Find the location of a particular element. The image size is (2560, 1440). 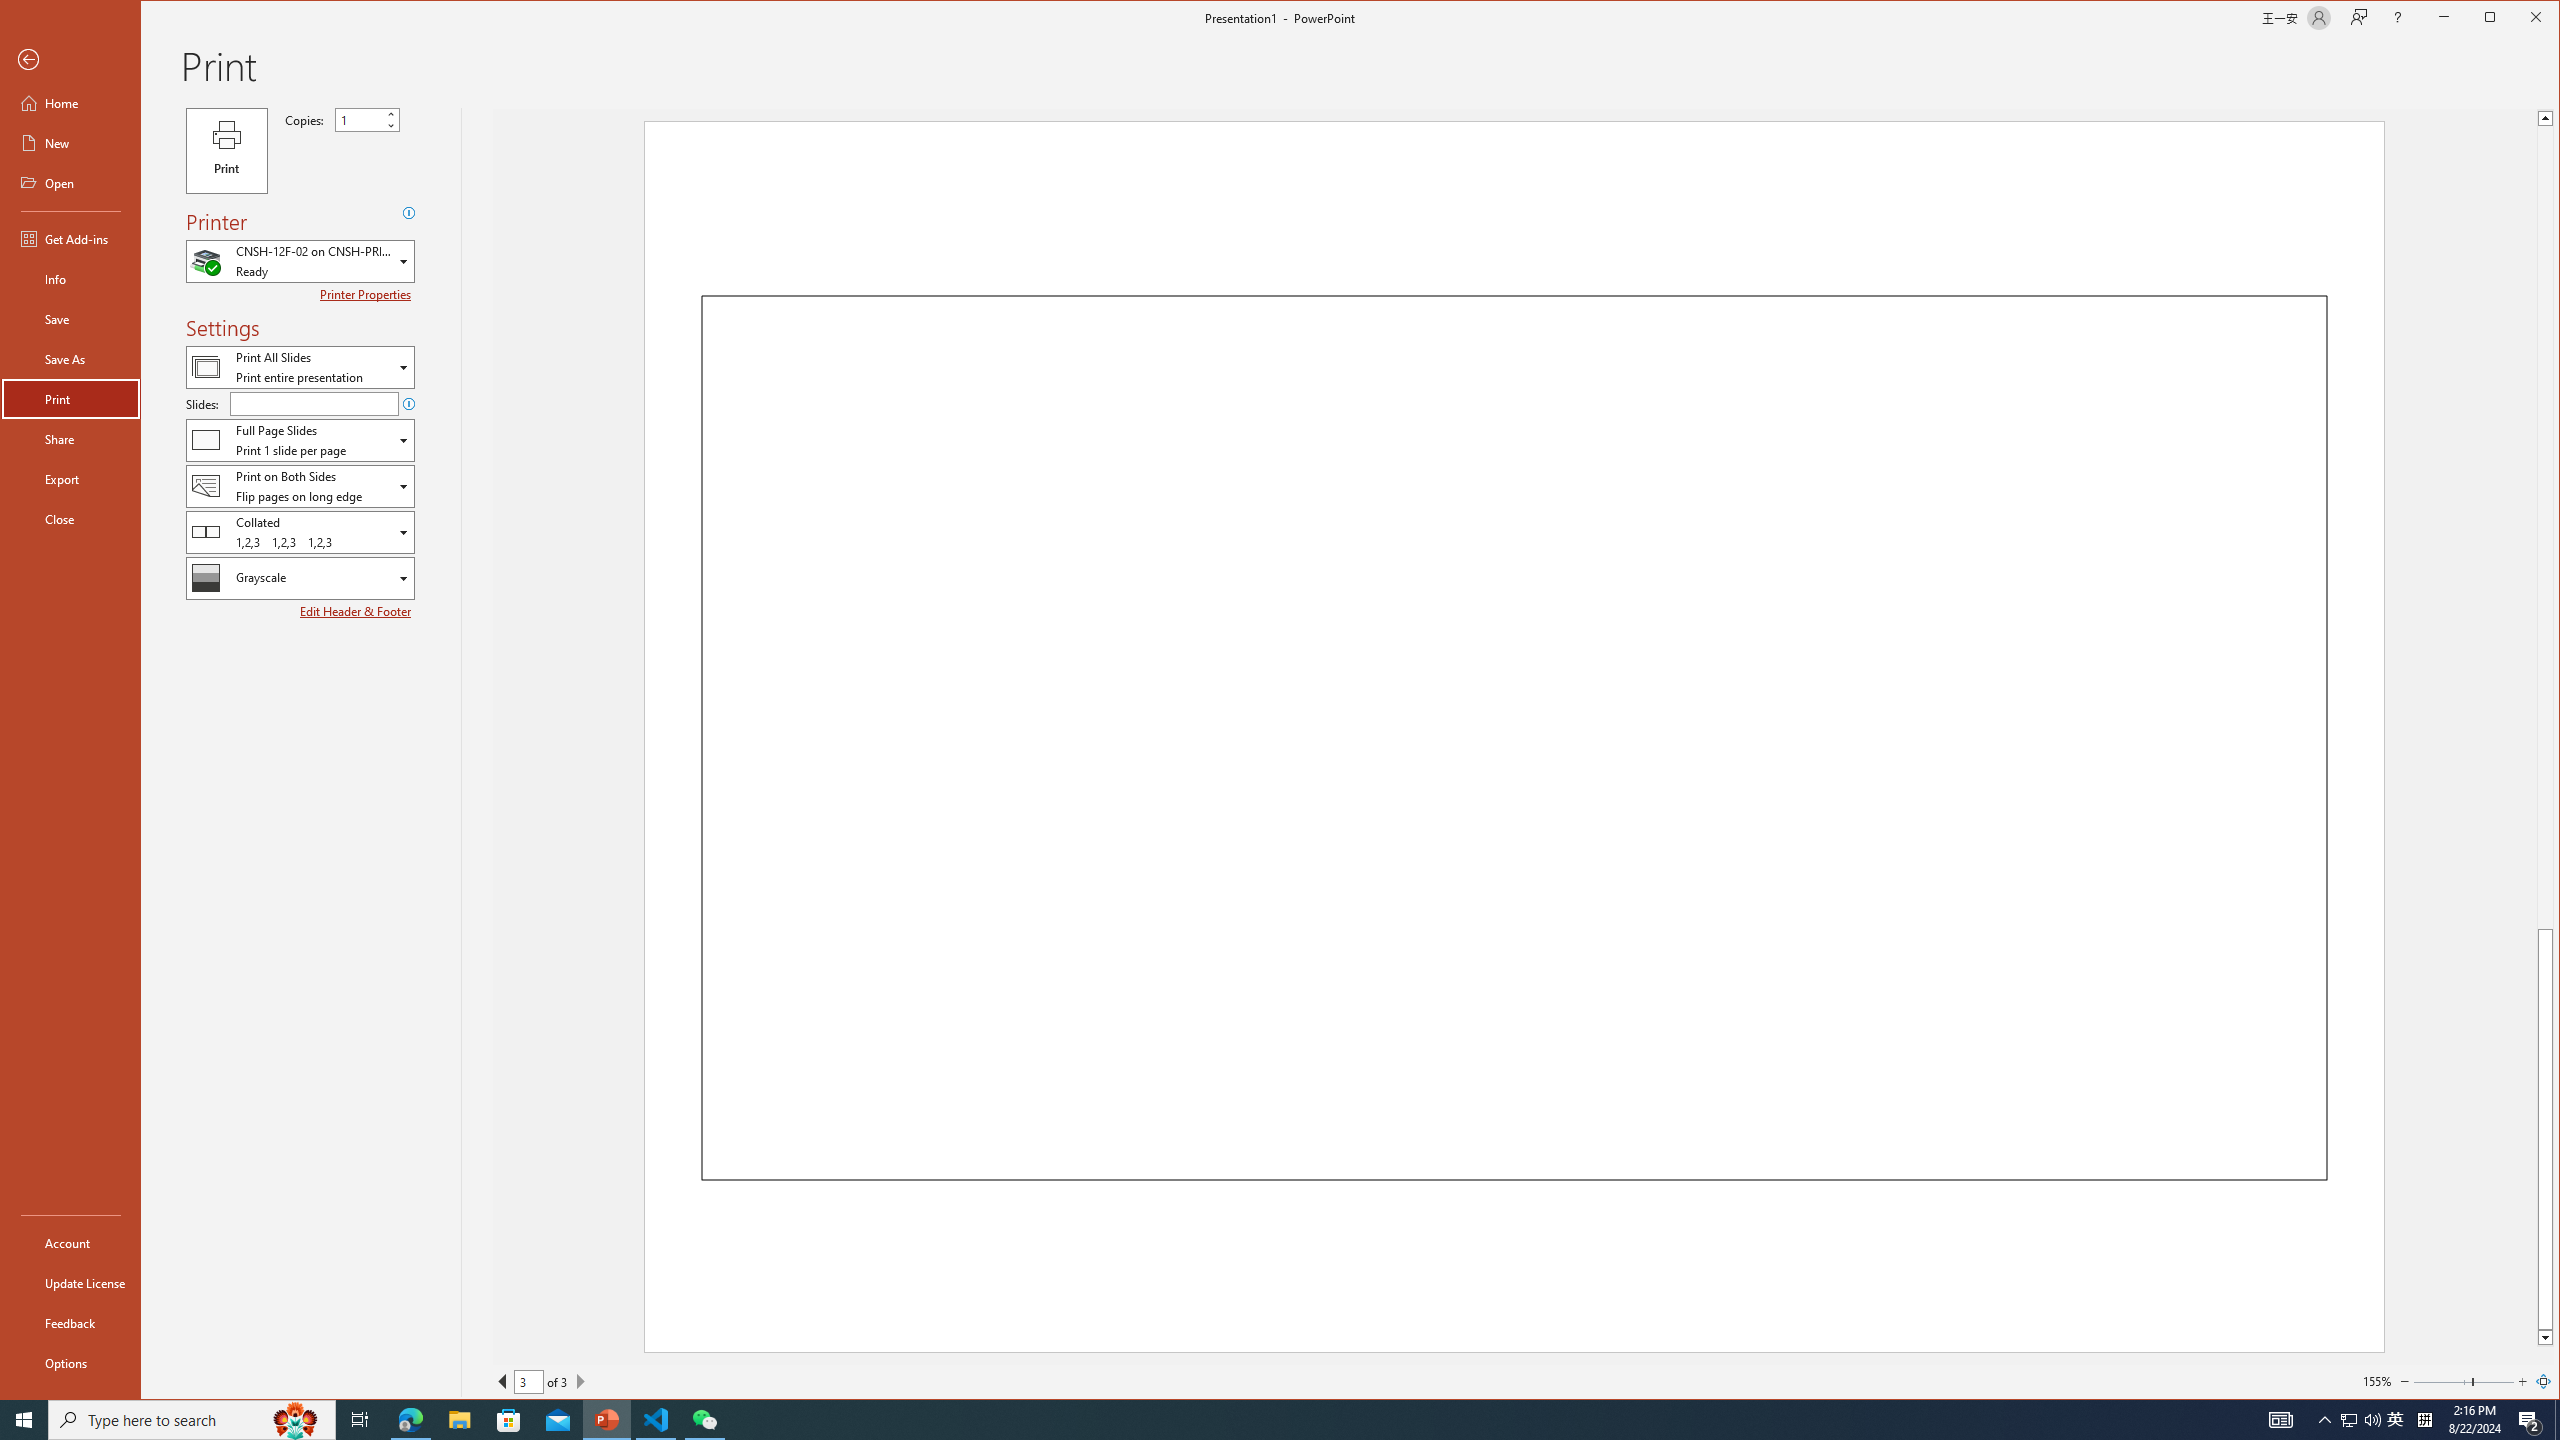

'Info' is located at coordinates (69, 279).